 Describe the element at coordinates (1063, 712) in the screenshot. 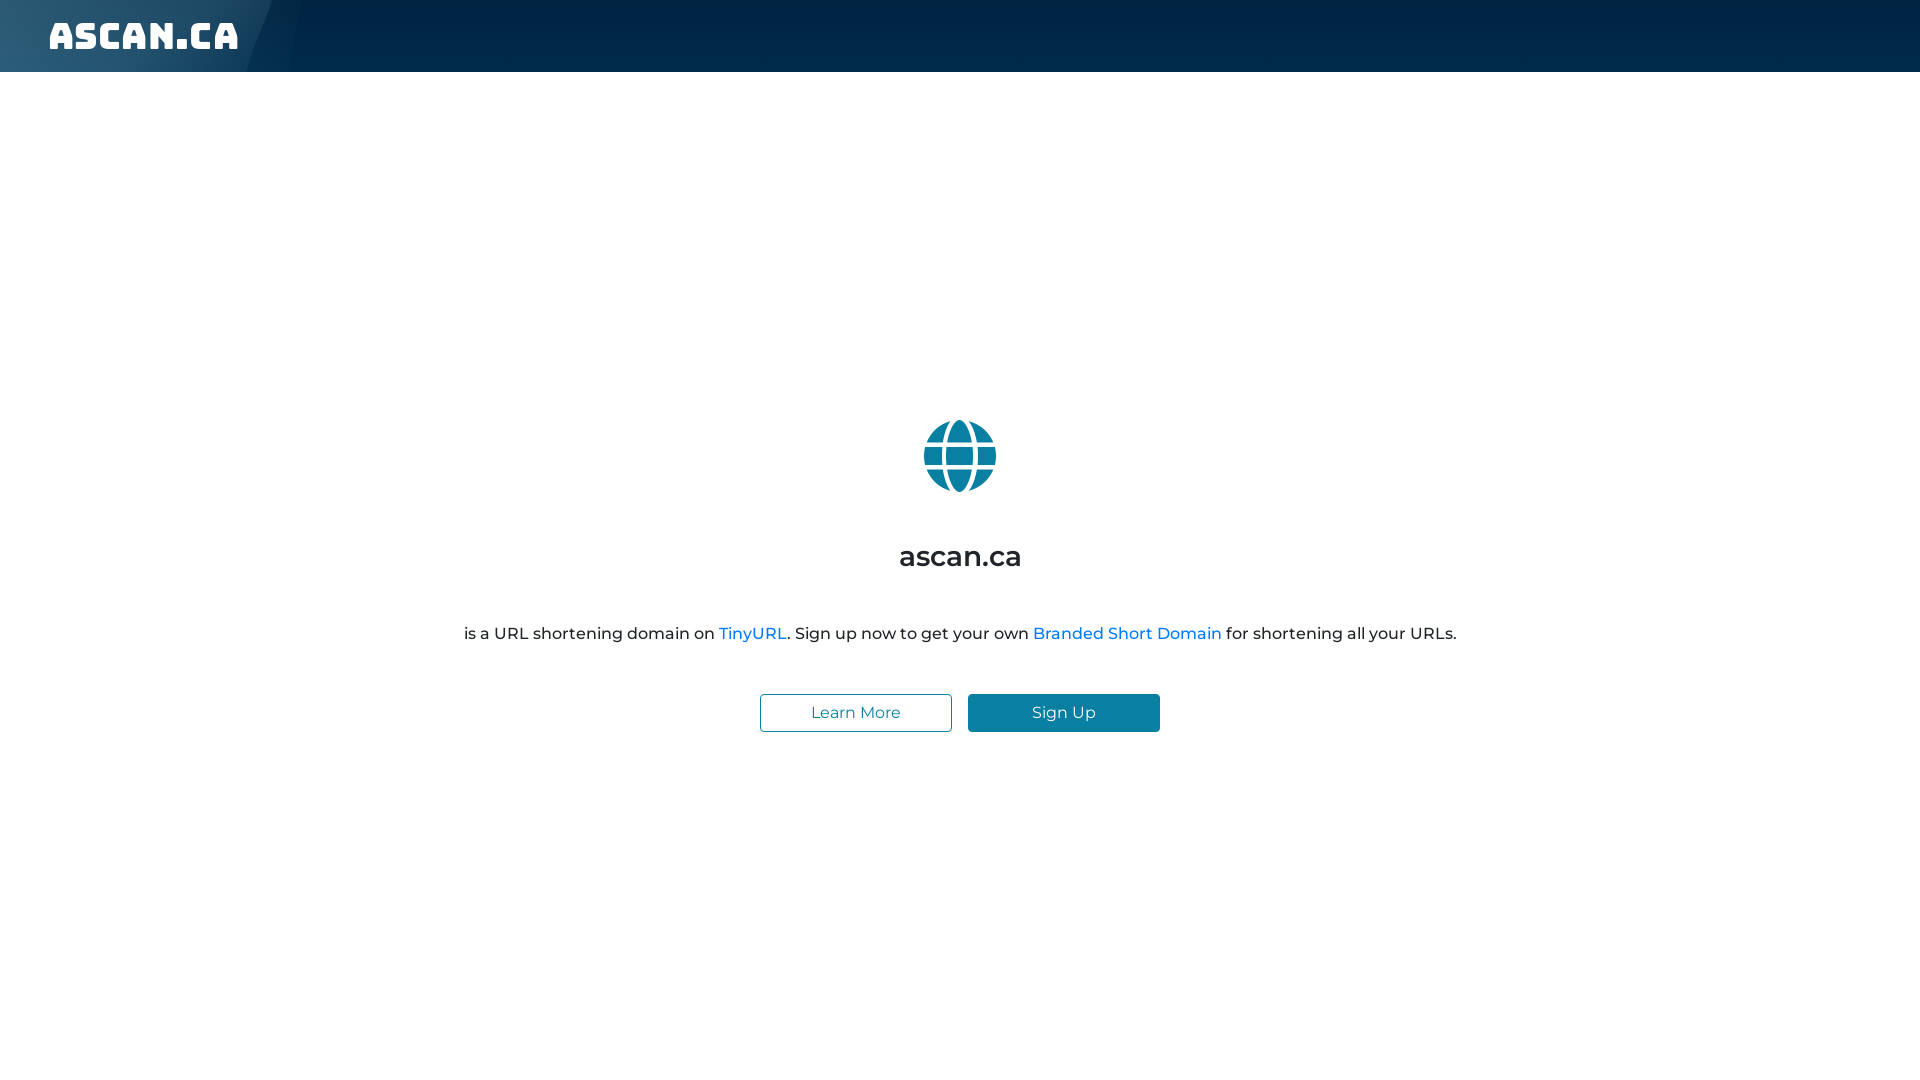

I see `'Sign Up'` at that location.